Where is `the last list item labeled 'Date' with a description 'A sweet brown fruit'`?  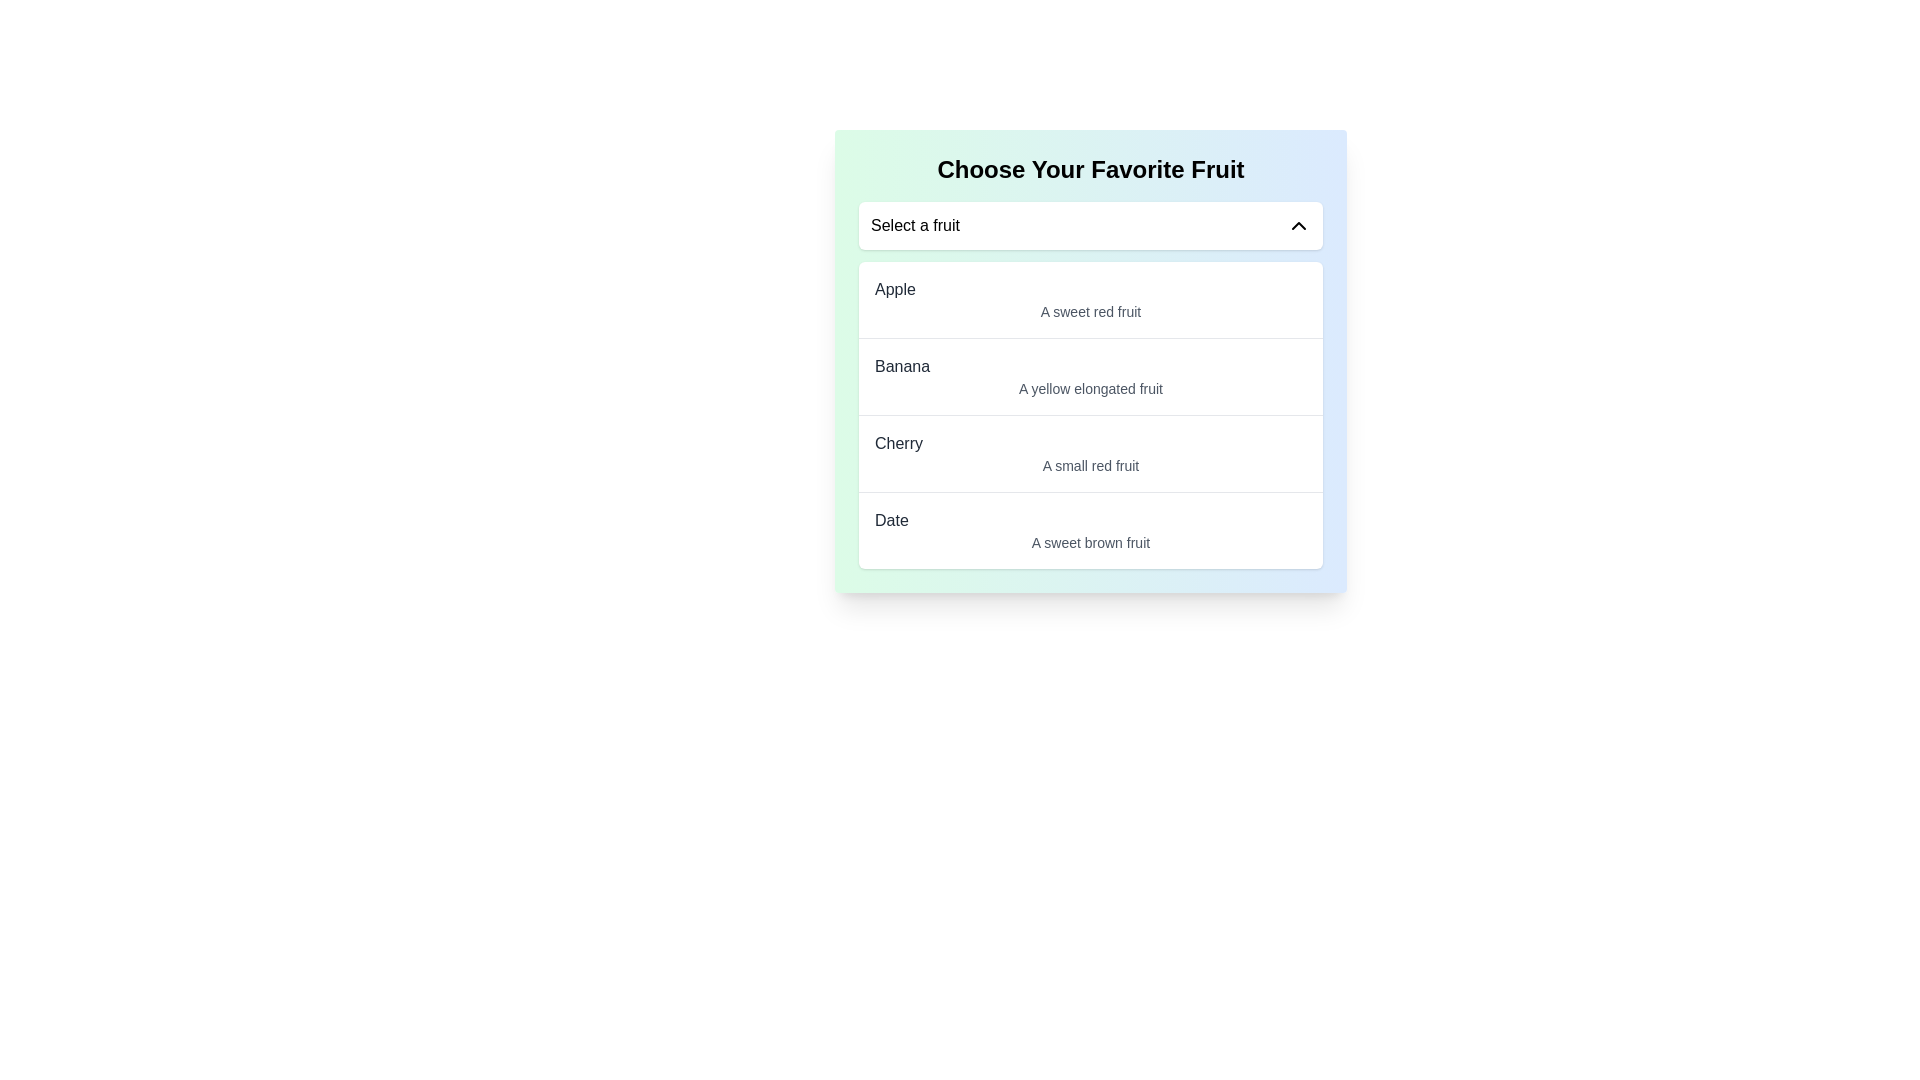
the last list item labeled 'Date' with a description 'A sweet brown fruit' is located at coordinates (1089, 528).